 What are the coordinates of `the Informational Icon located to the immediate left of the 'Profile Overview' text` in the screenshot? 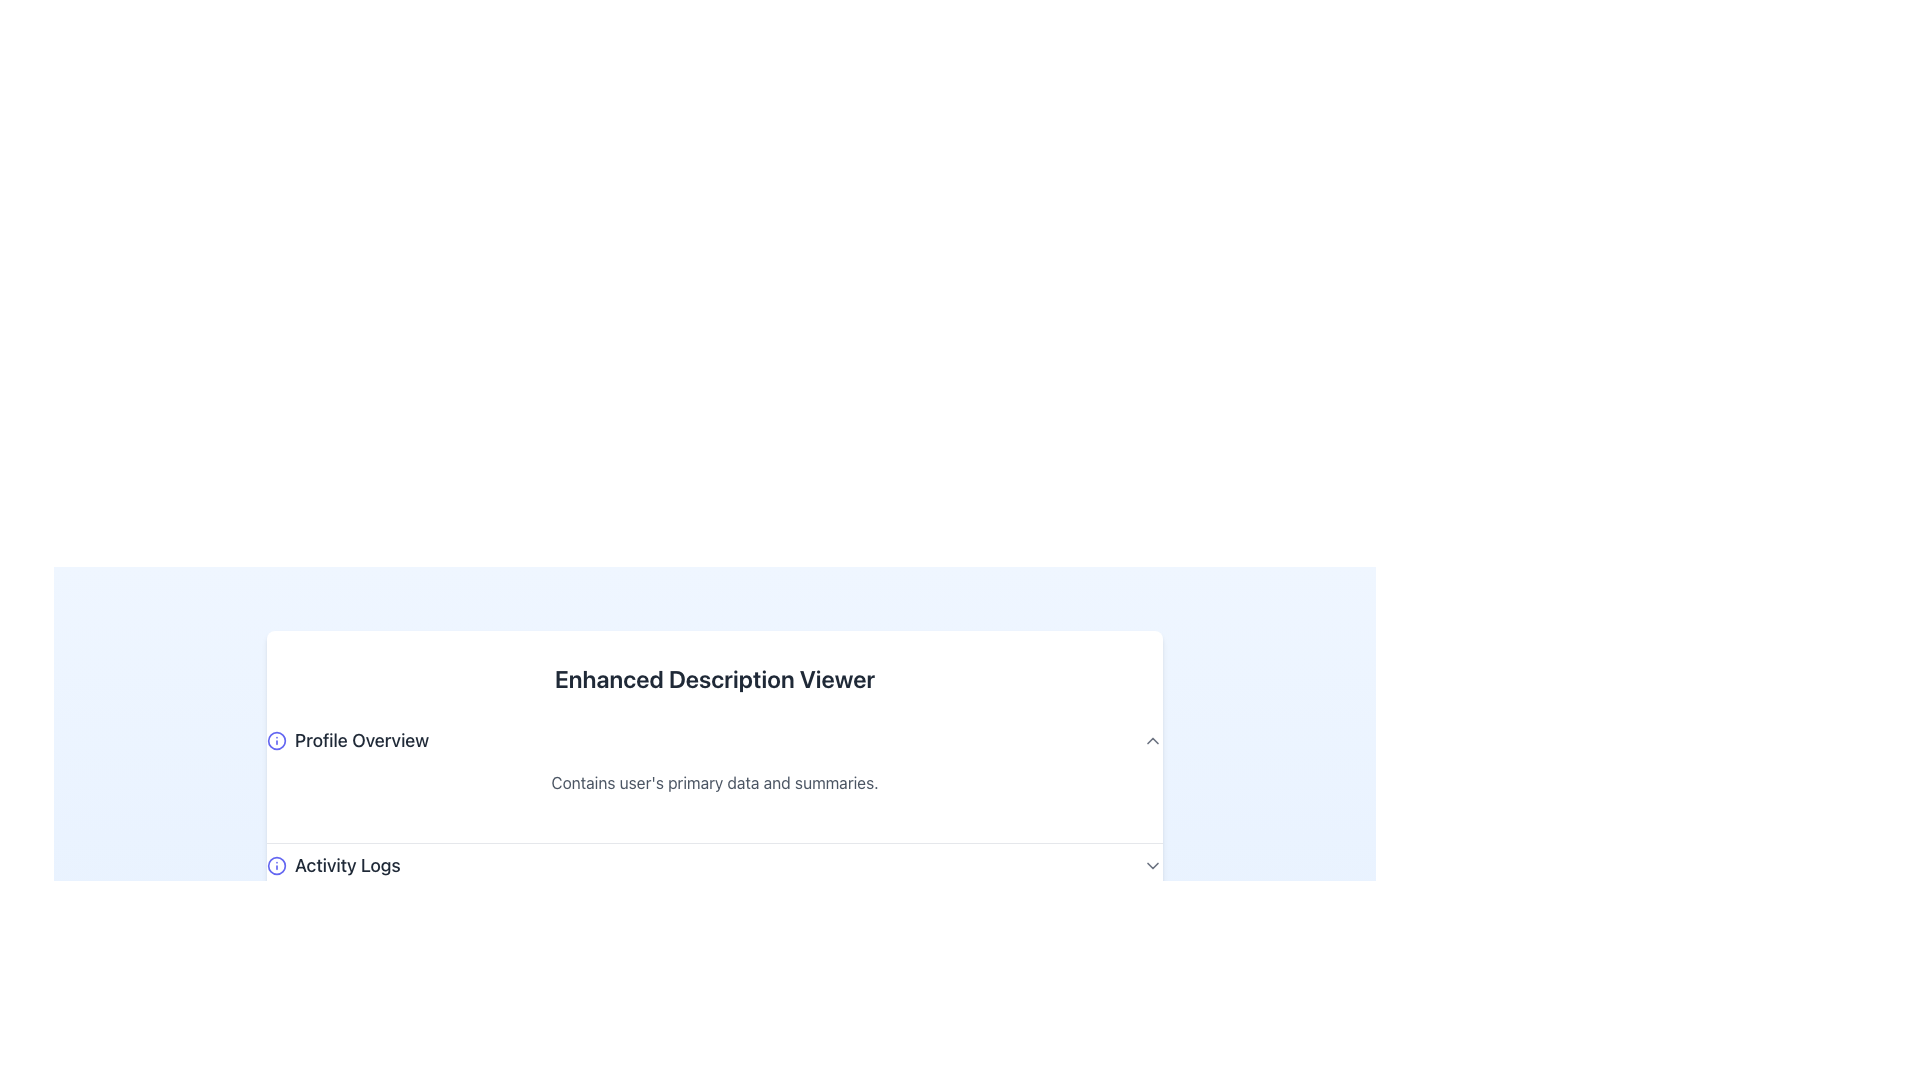 It's located at (276, 740).